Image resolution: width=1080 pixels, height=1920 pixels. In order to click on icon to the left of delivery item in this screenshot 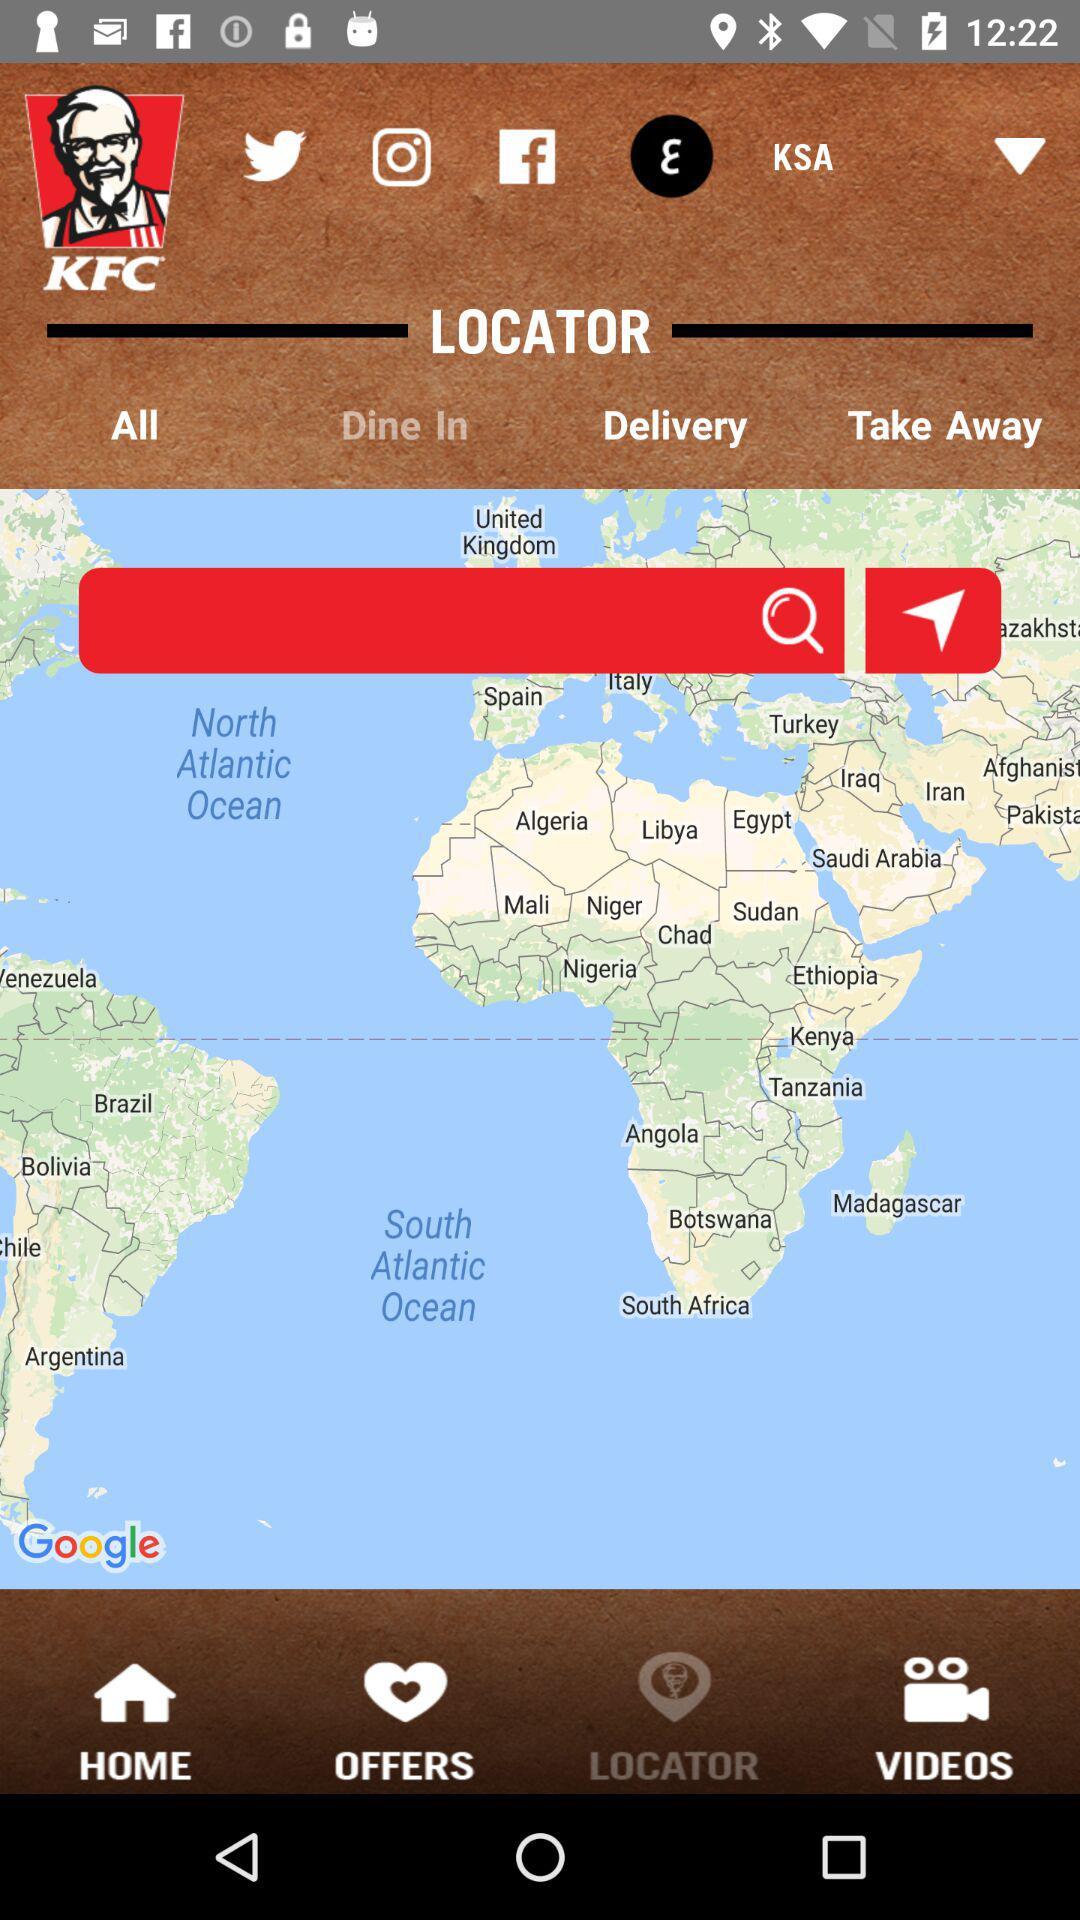, I will do `click(405, 425)`.